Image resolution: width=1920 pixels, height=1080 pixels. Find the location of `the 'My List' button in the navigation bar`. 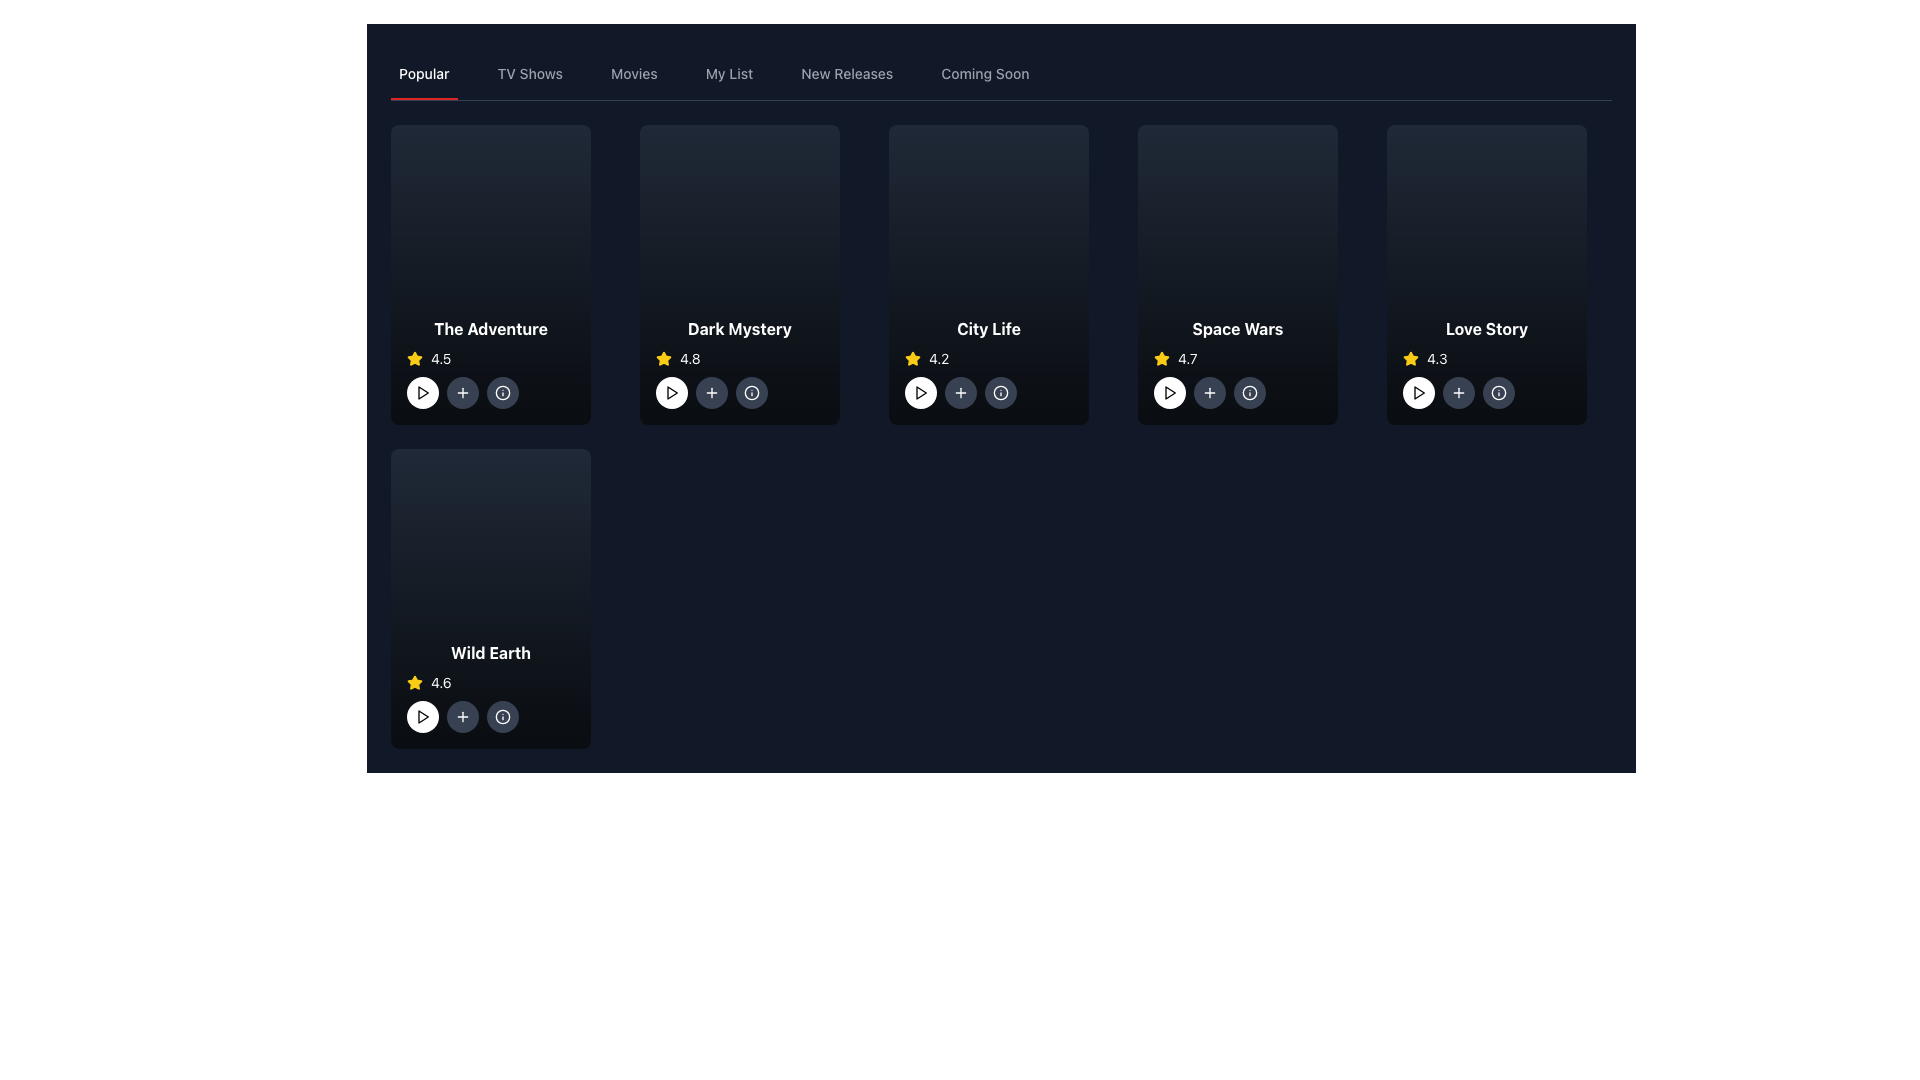

the 'My List' button in the navigation bar is located at coordinates (728, 72).